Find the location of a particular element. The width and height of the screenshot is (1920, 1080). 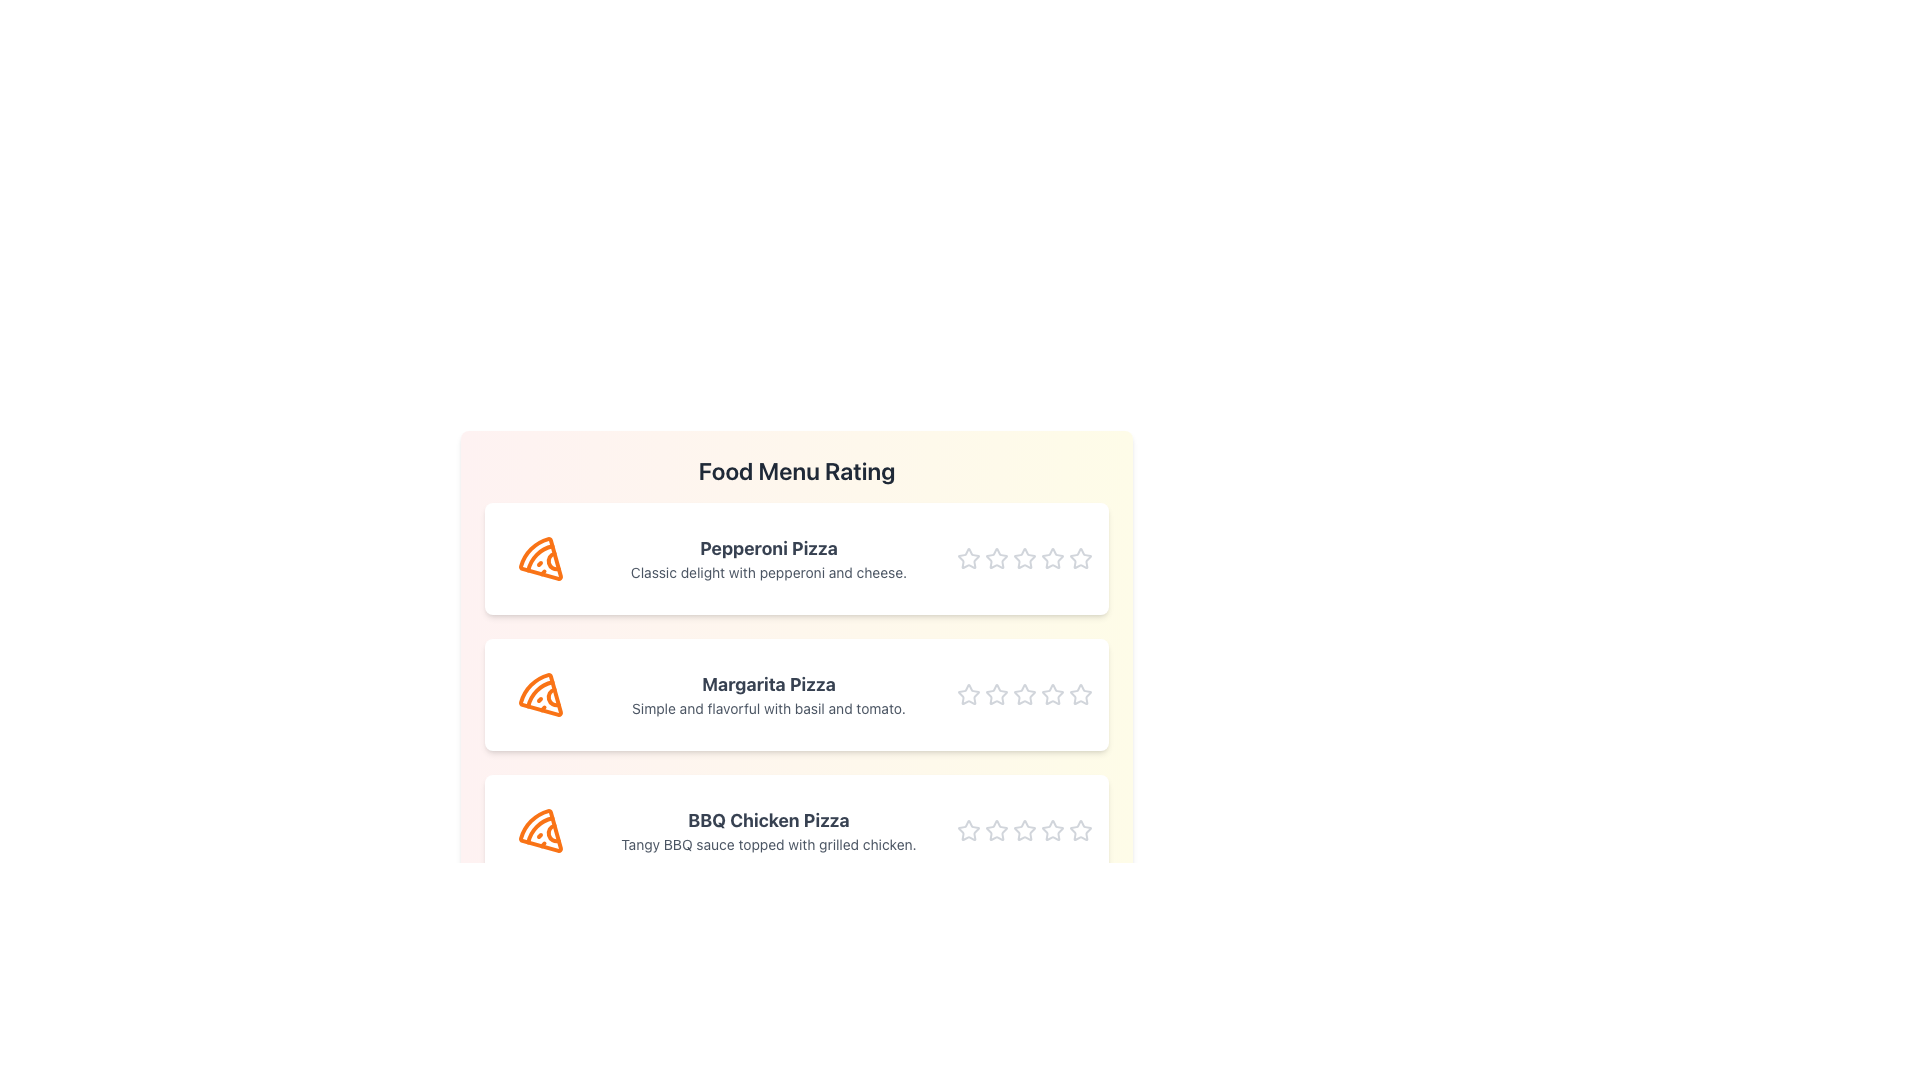

the second star in the five-star rating system for the 'Pepperoni Pizza' item is located at coordinates (997, 558).